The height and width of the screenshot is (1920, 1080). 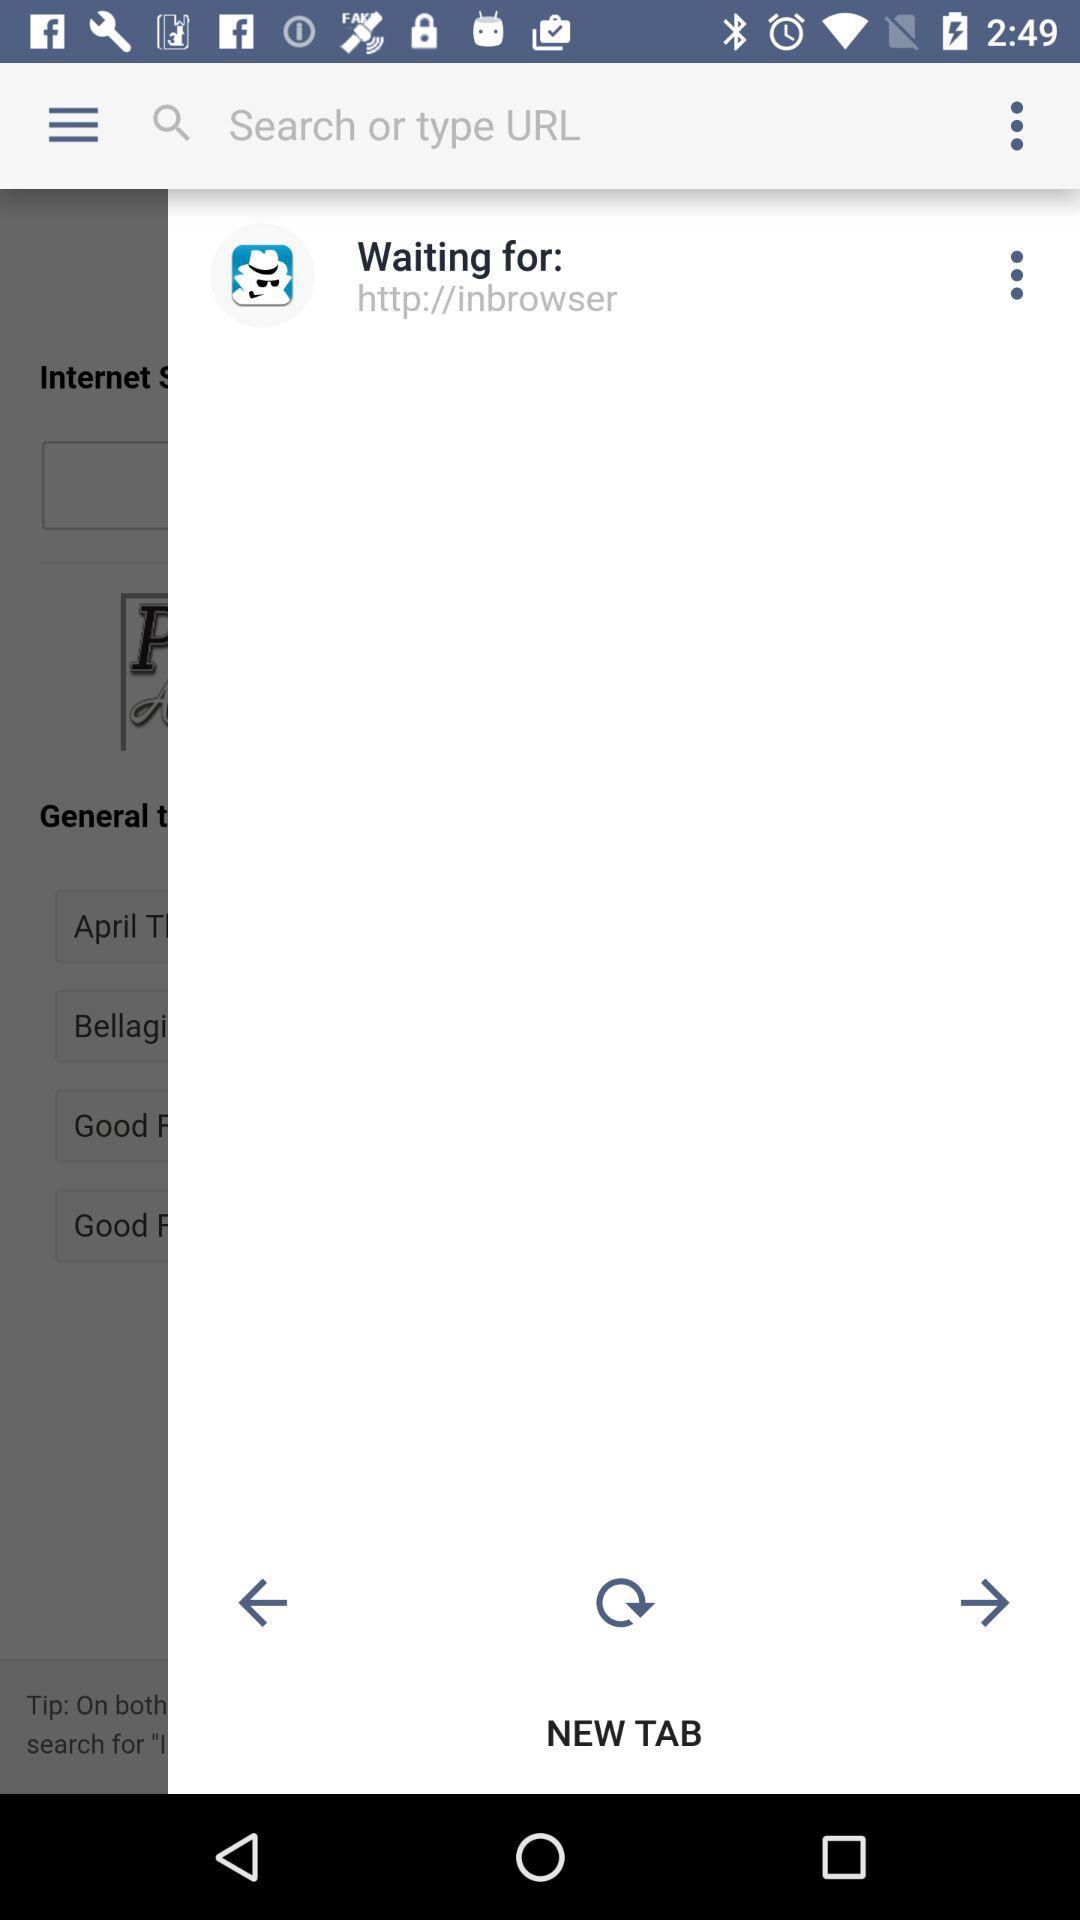 What do you see at coordinates (1017, 274) in the screenshot?
I see `item to the right of http://inbrowser` at bounding box center [1017, 274].